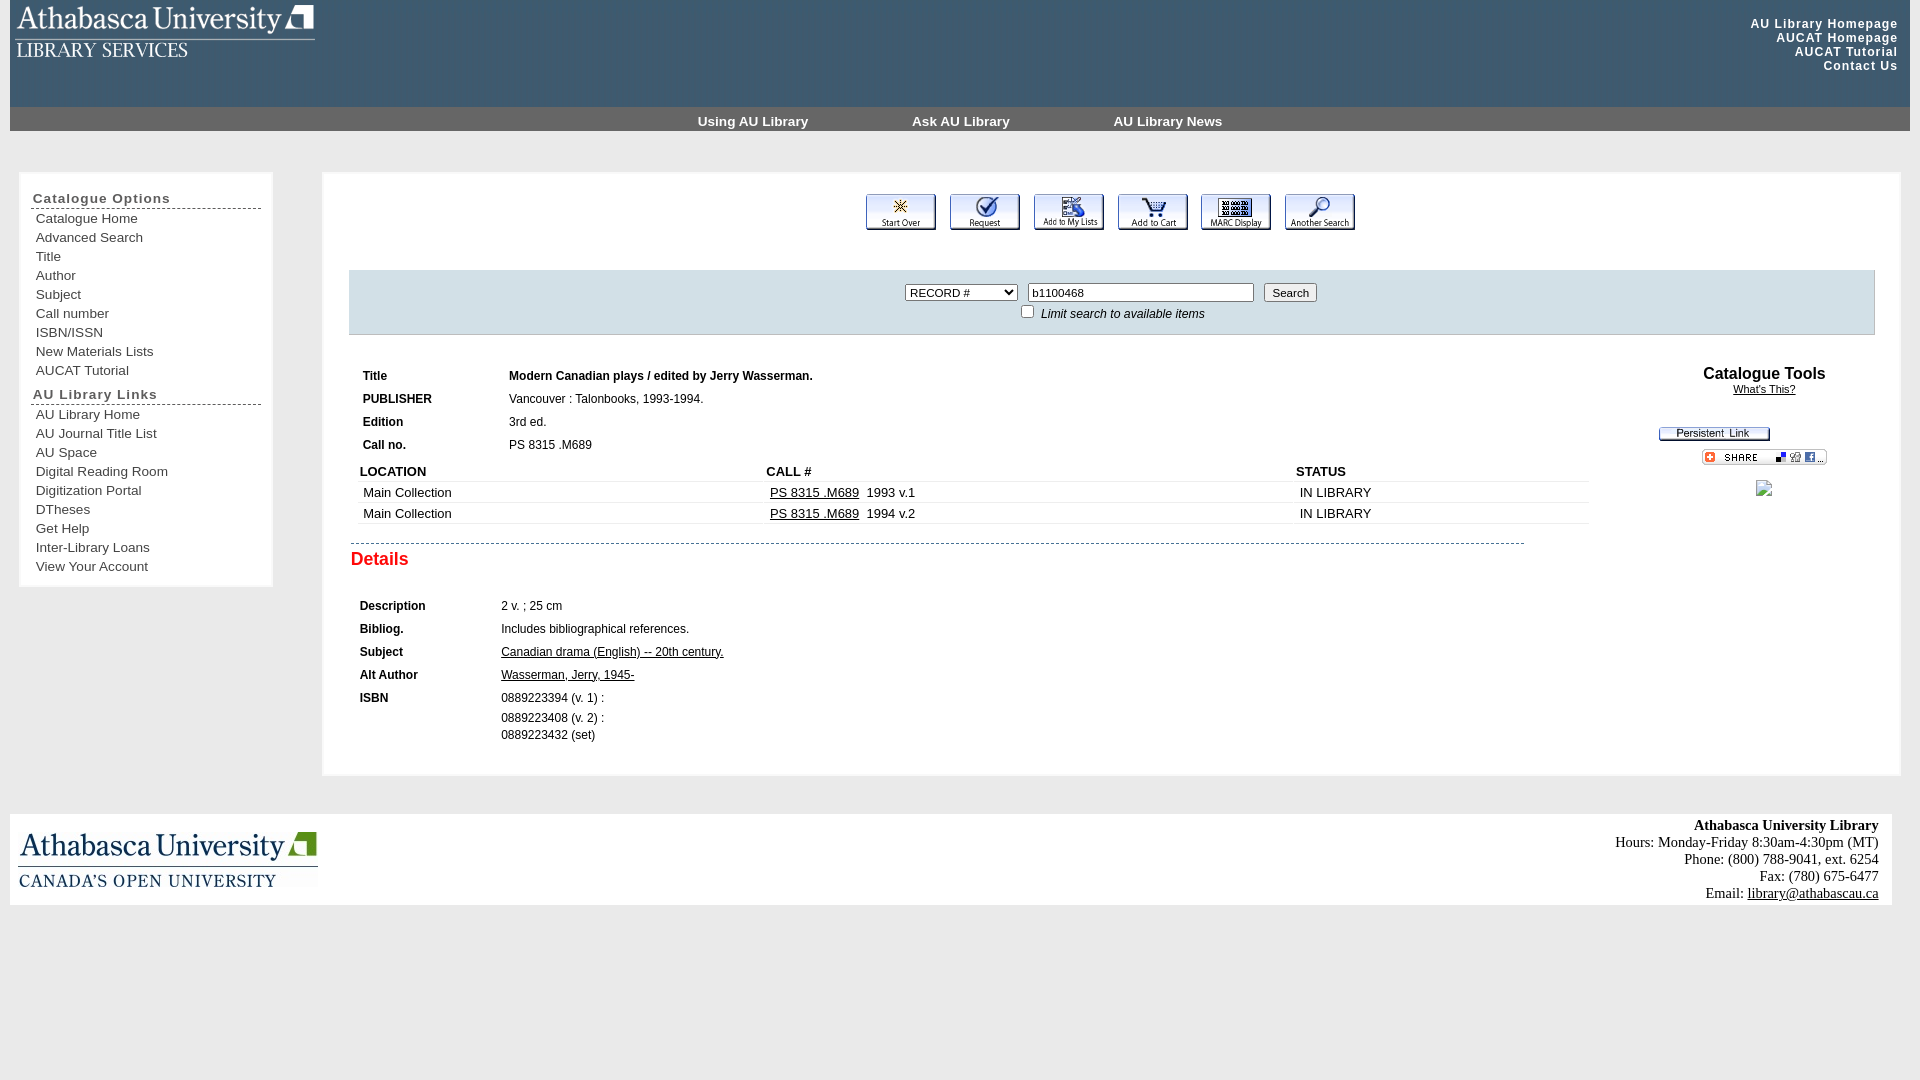  I want to click on 'Digital Reading Room', so click(146, 471).